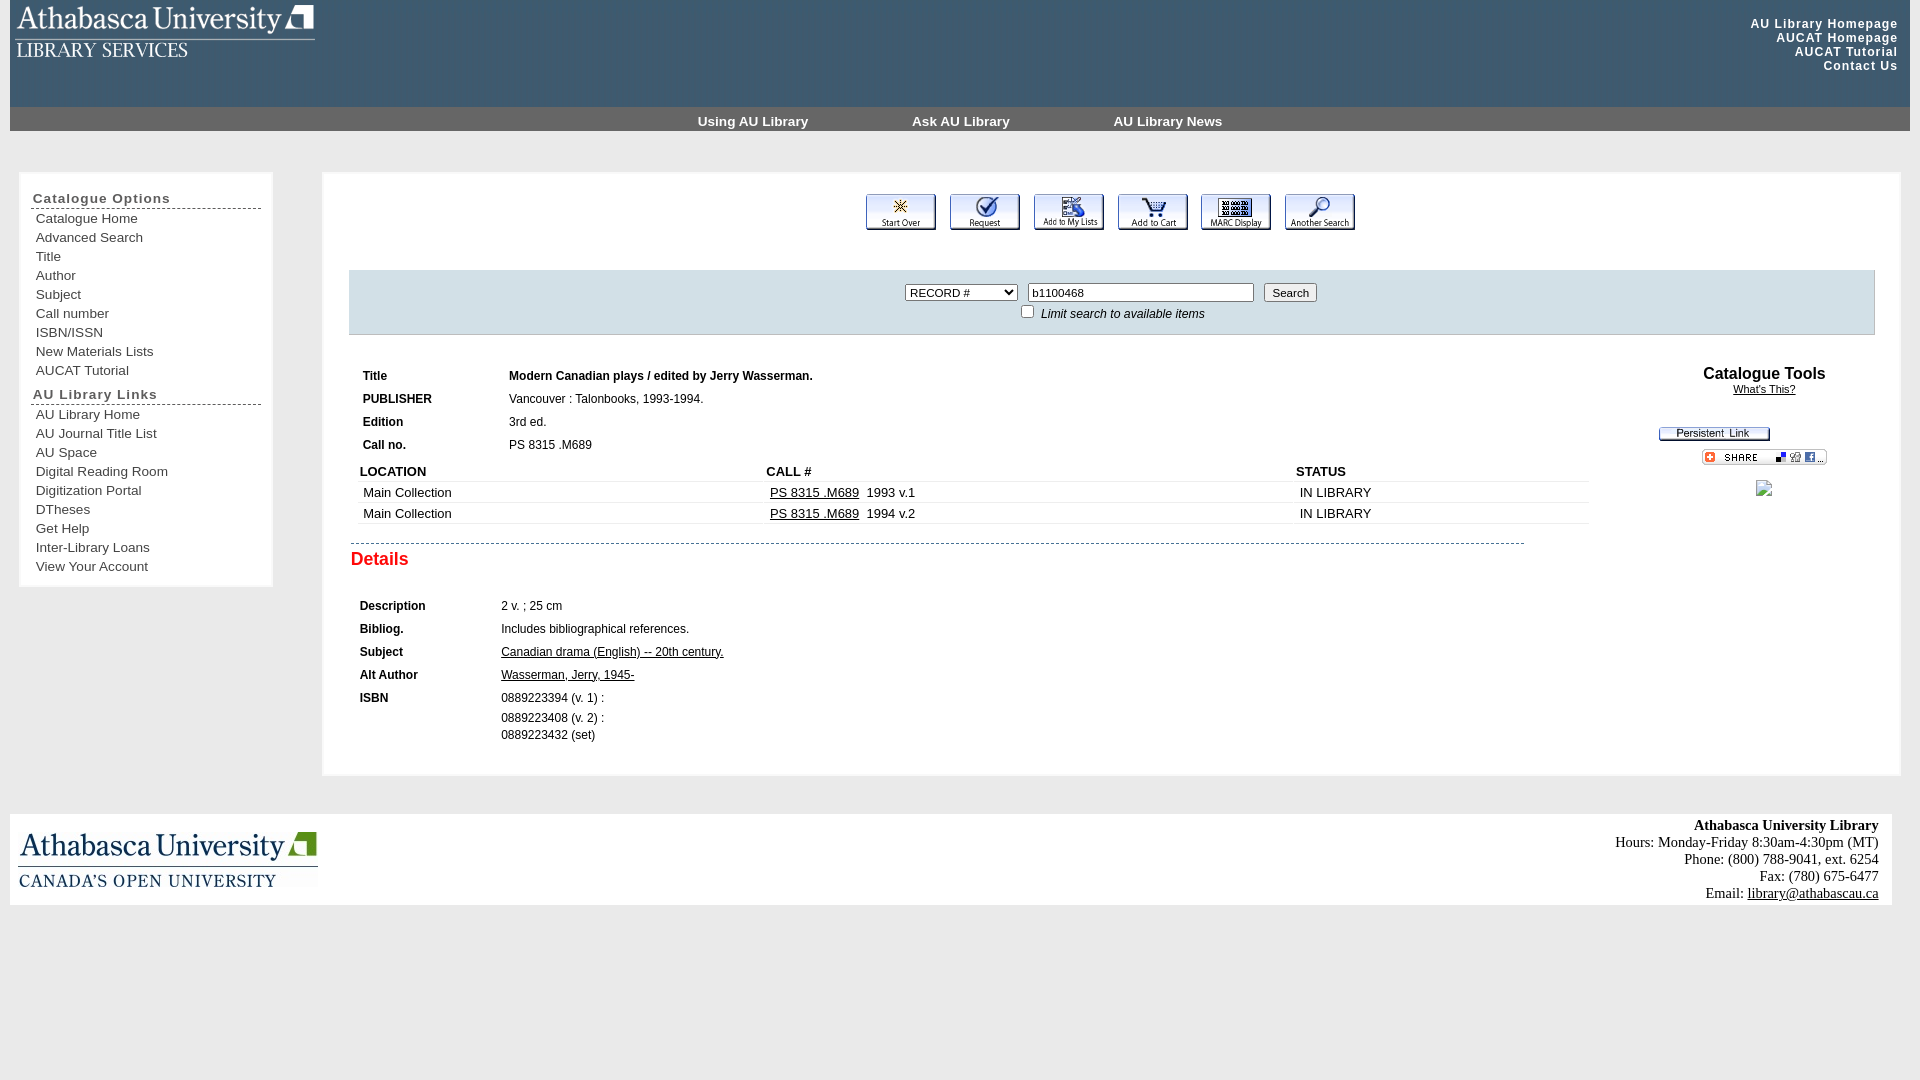  I want to click on 'Digital Reading Room', so click(146, 471).